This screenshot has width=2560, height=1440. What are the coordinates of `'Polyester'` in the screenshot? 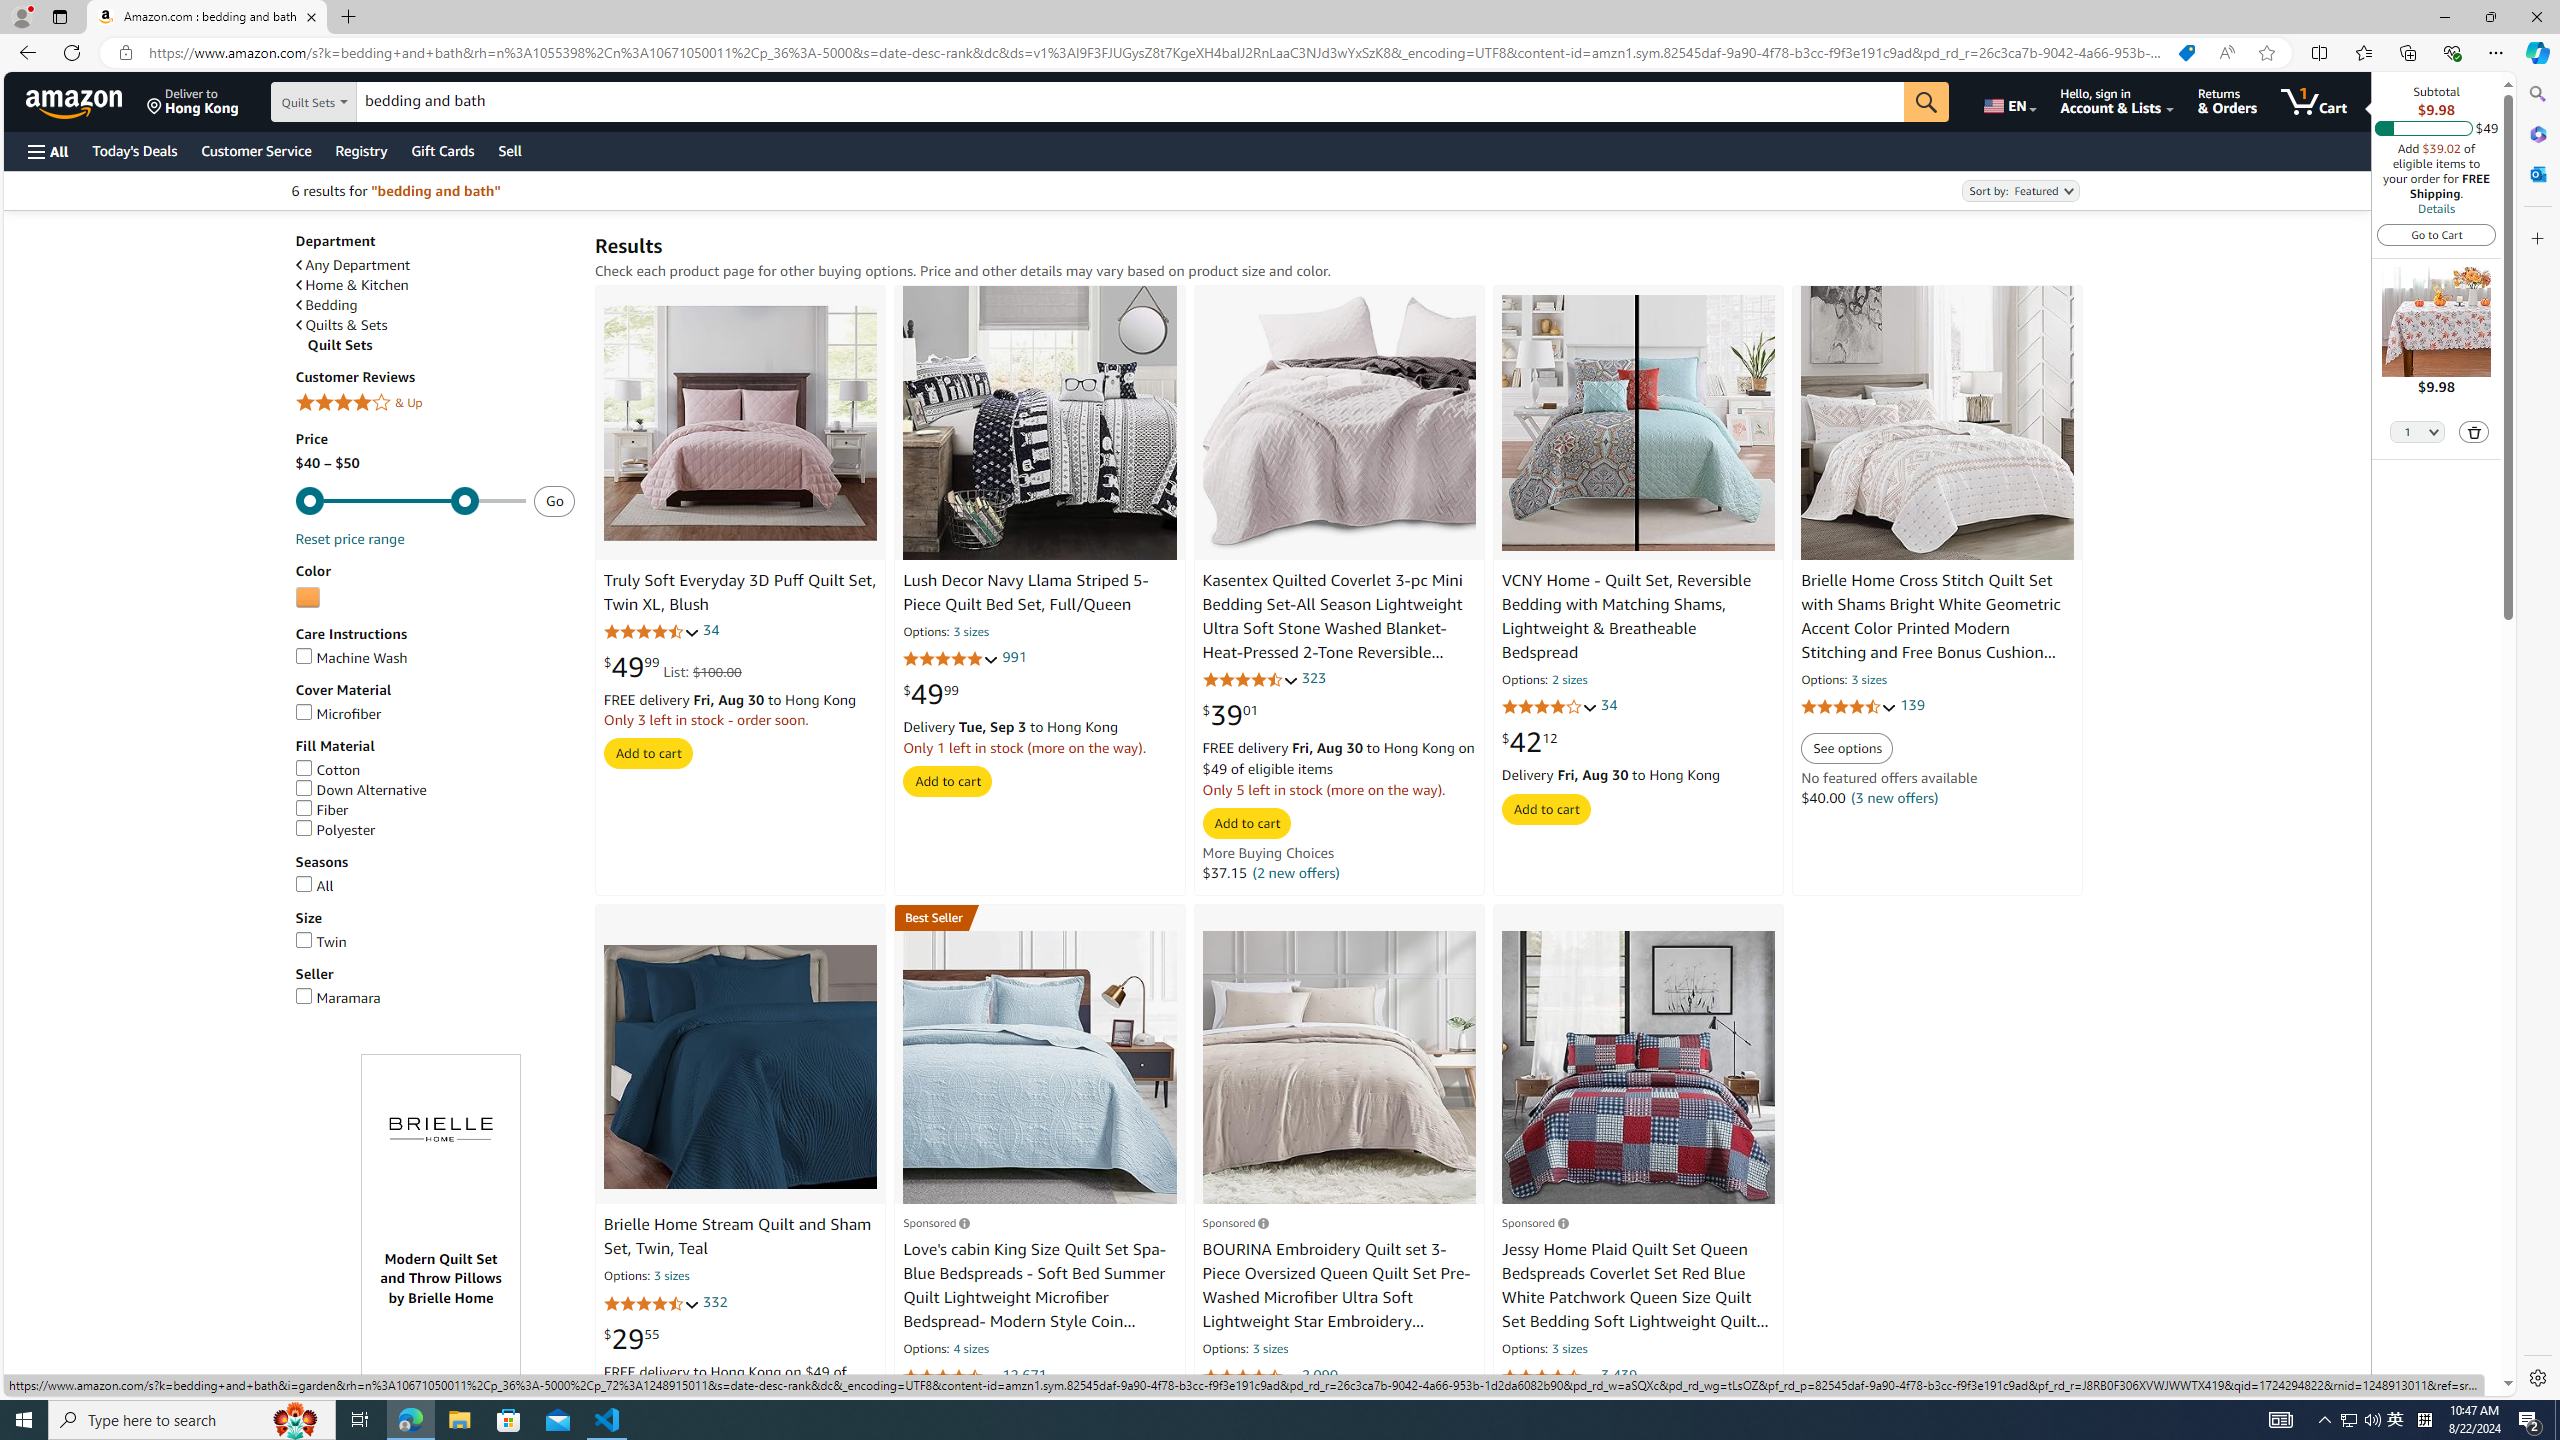 It's located at (435, 830).